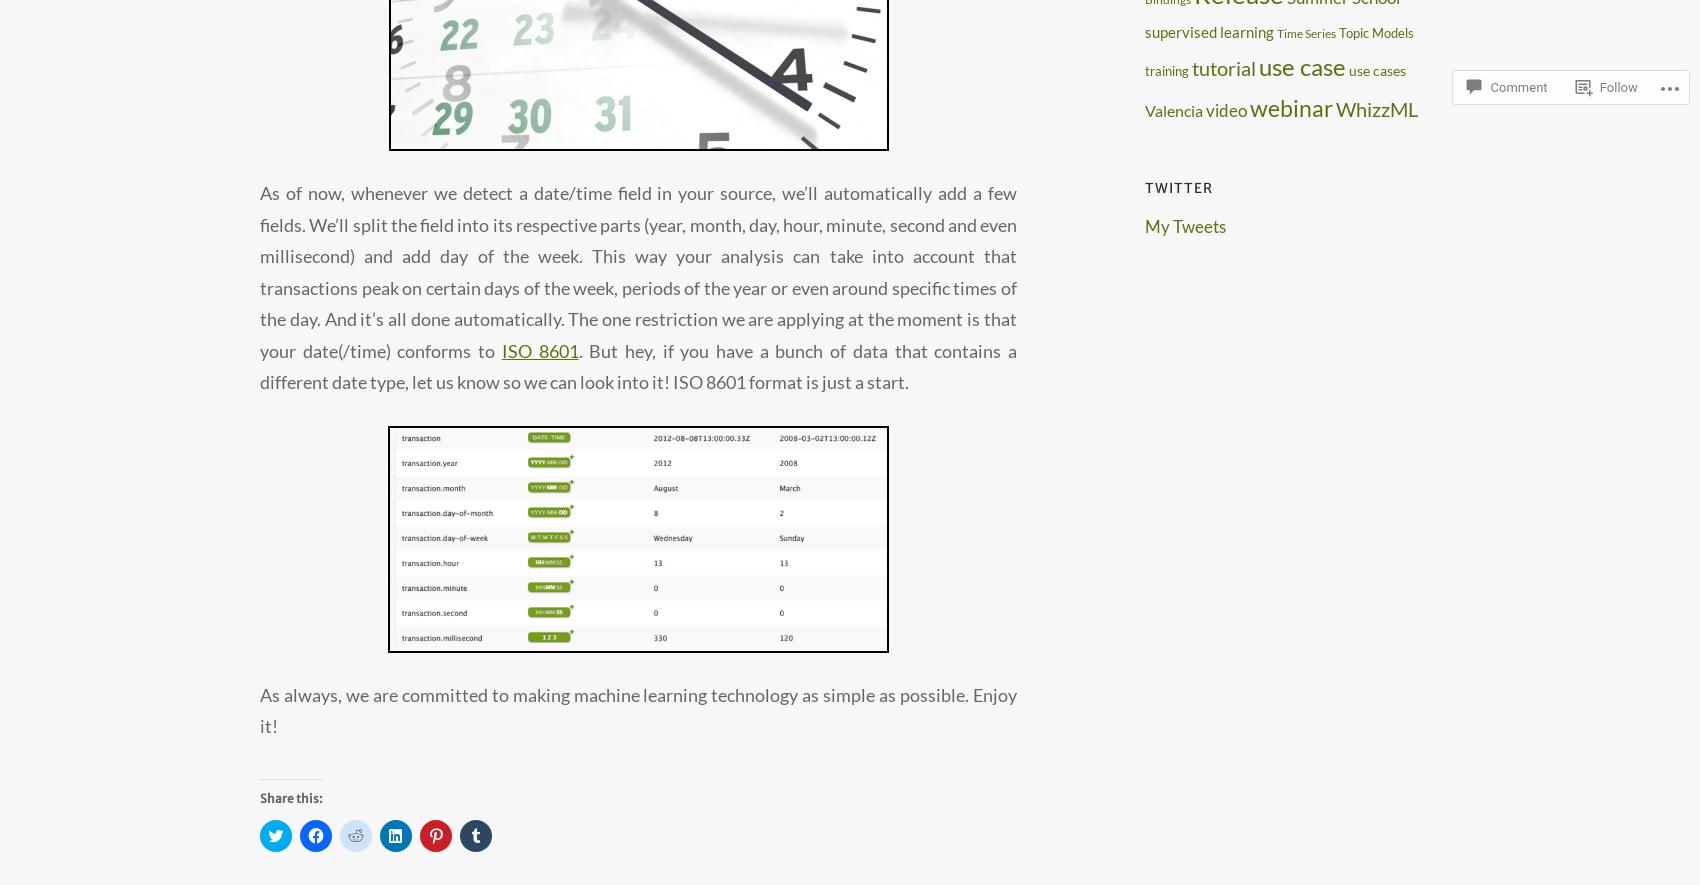 This screenshot has height=885, width=1700. I want to click on 'tutorial', so click(1191, 66).